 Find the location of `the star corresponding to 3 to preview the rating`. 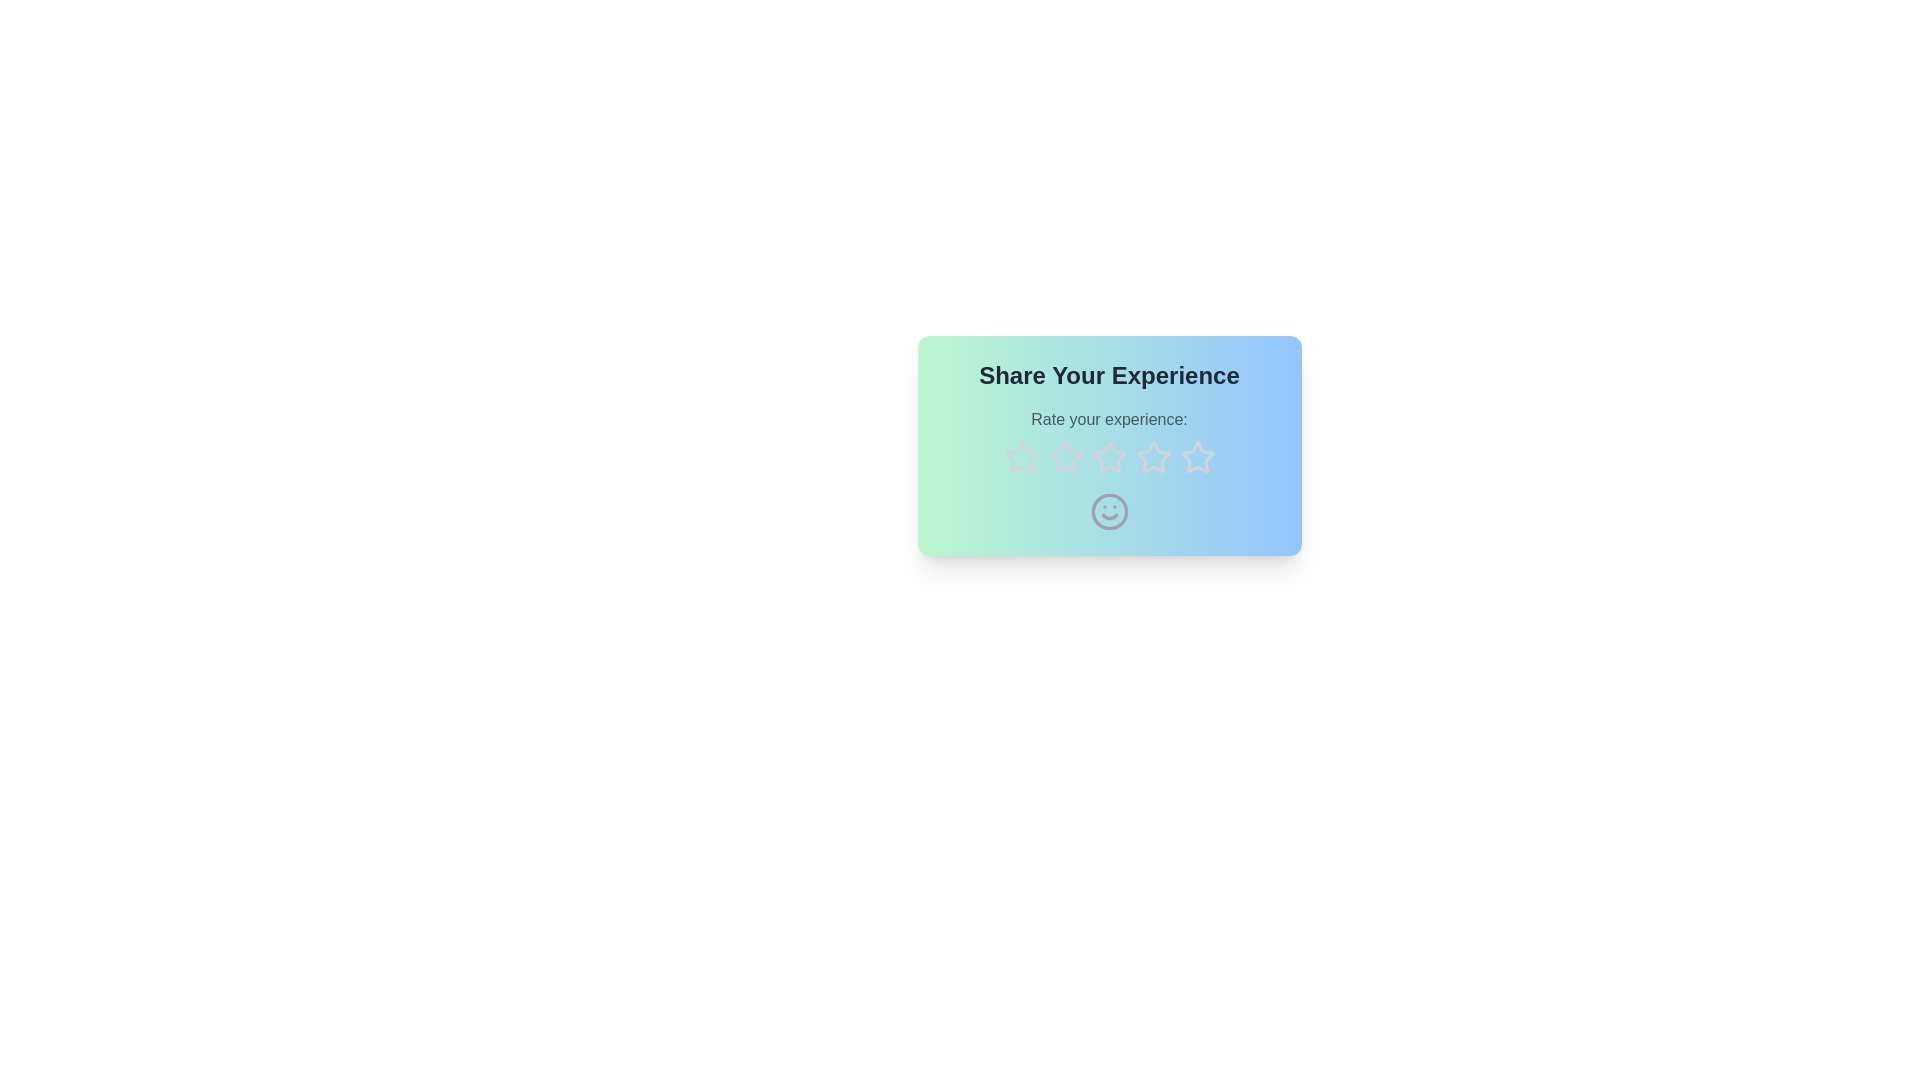

the star corresponding to 3 to preview the rating is located at coordinates (1108, 458).